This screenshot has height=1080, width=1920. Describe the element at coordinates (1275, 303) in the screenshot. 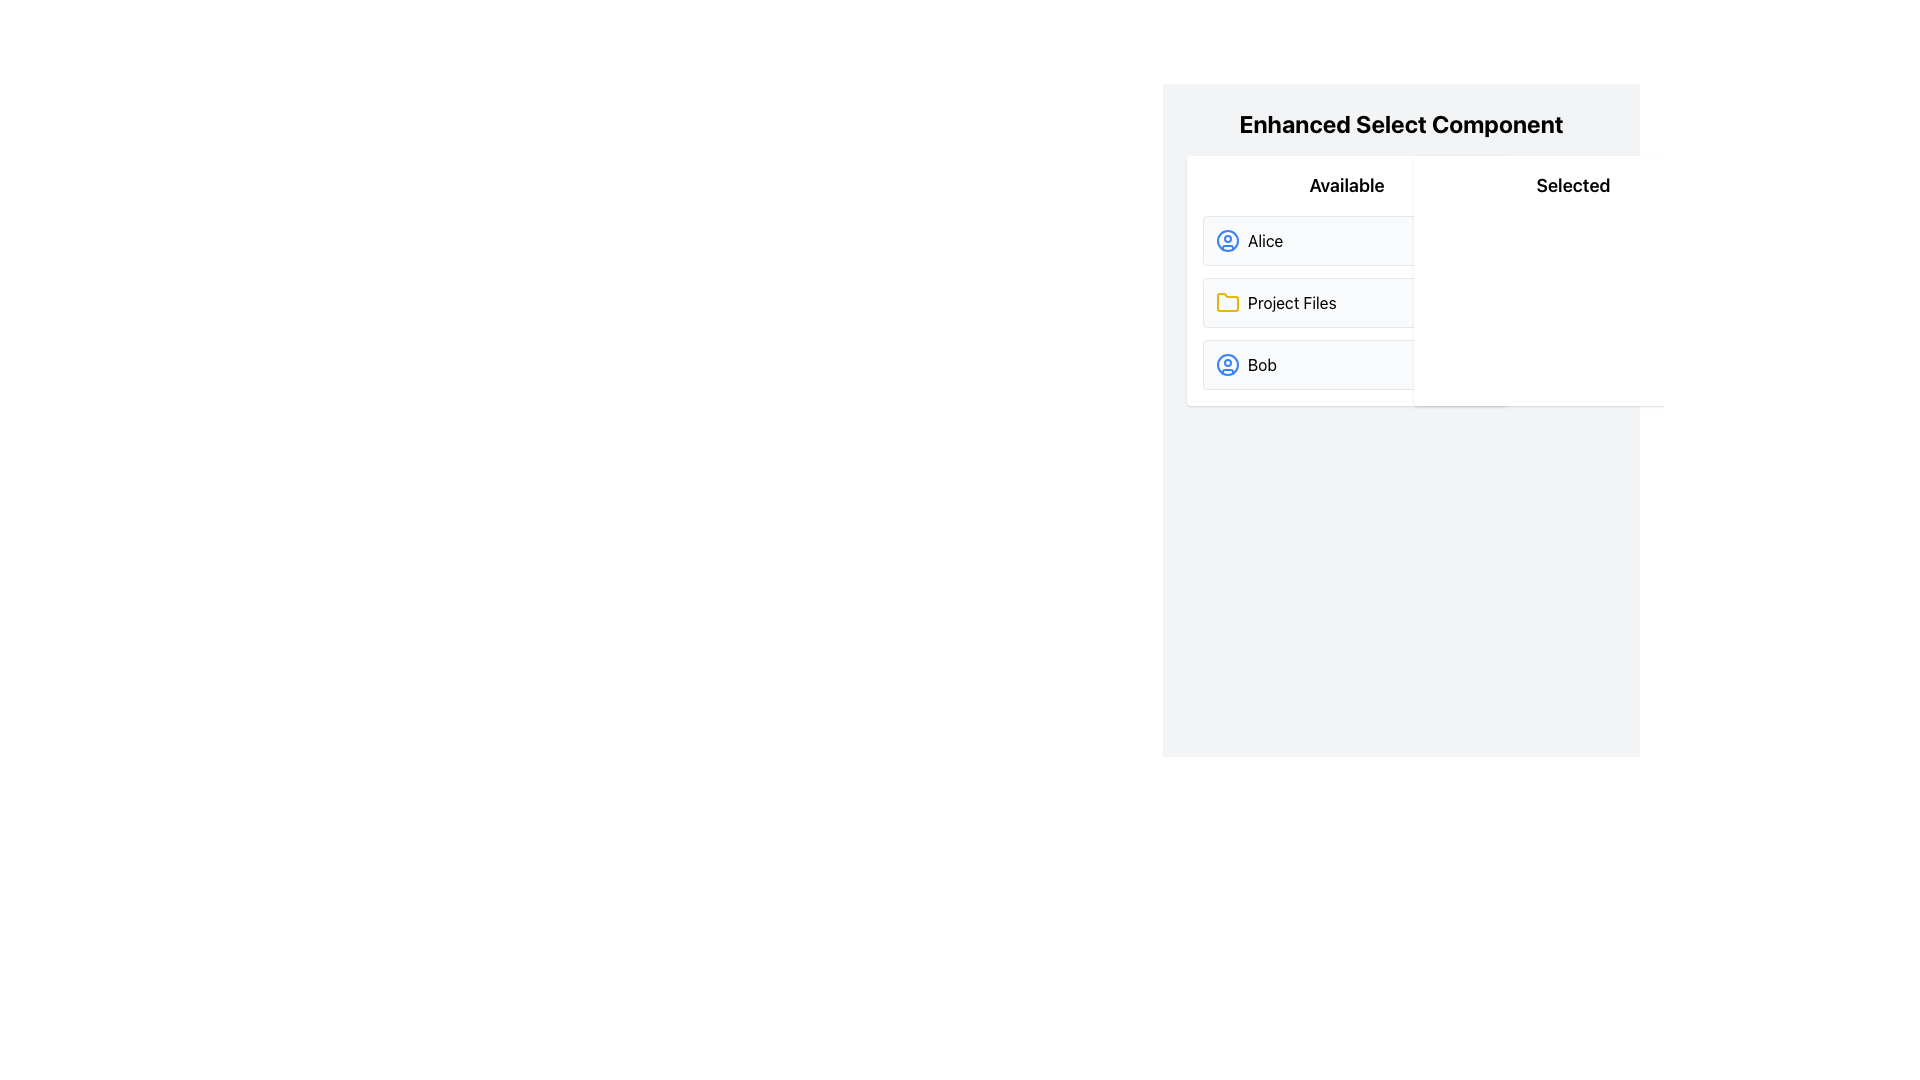

I see `the 'Project Files' label option in the 'Available' section` at that location.